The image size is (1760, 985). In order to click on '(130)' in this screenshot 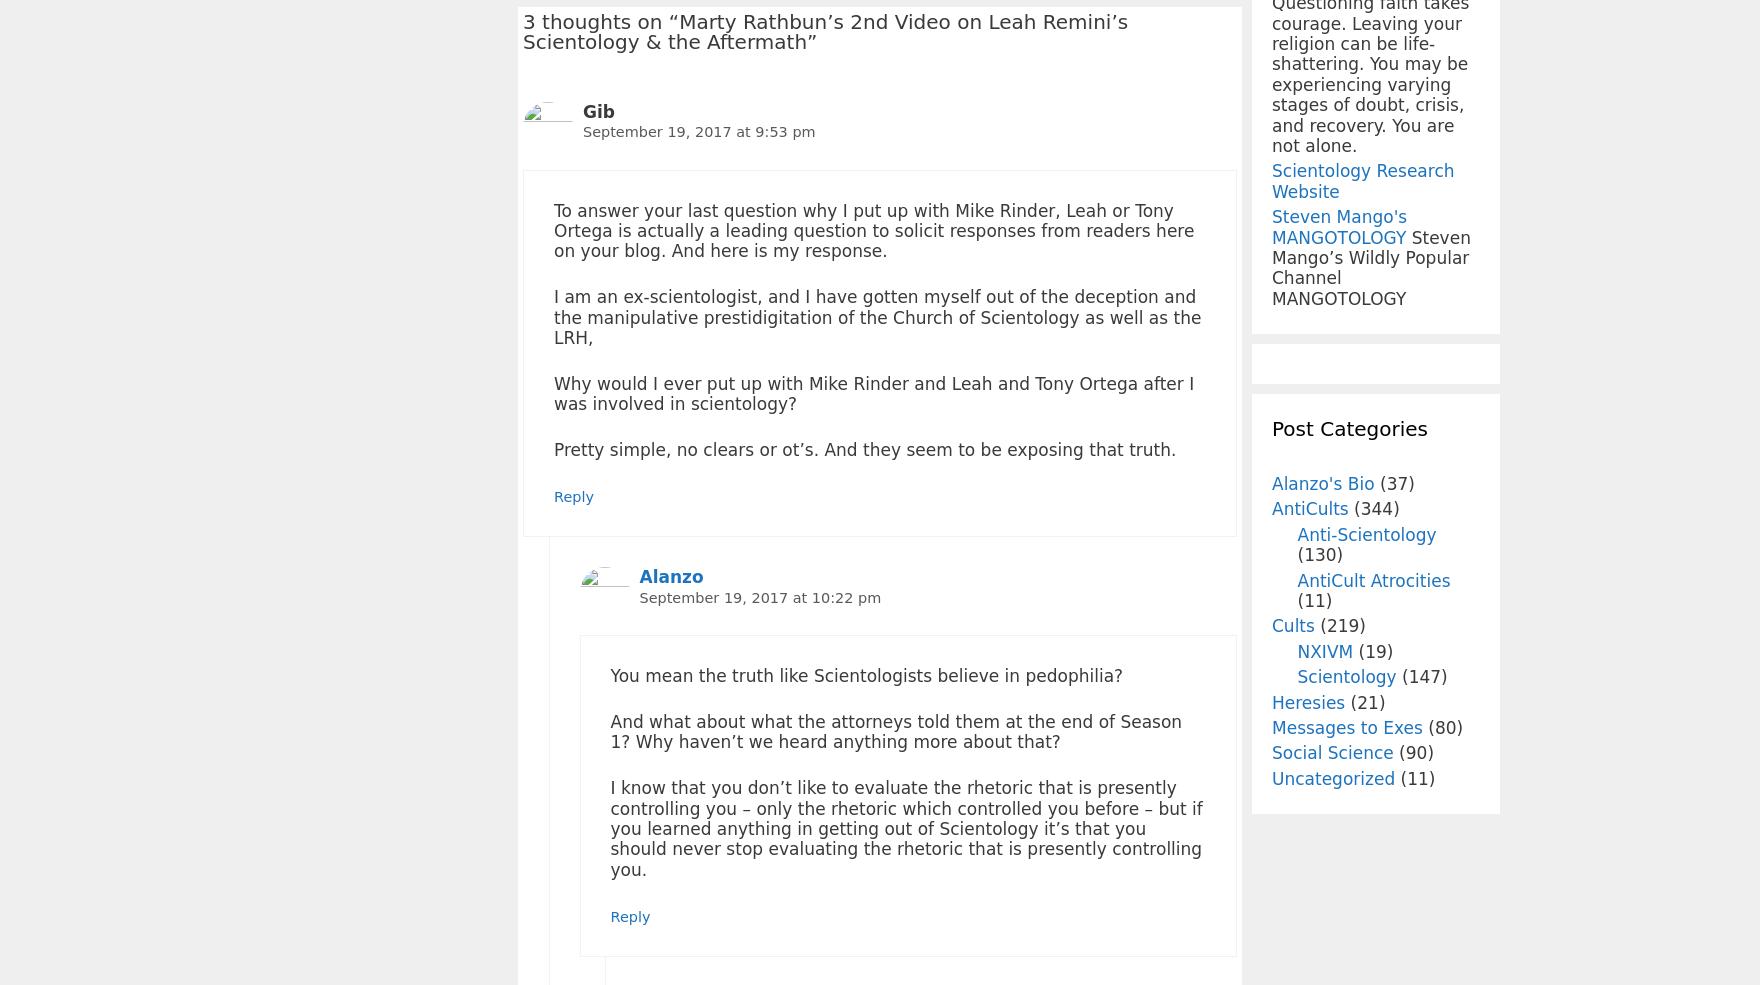, I will do `click(1320, 555)`.